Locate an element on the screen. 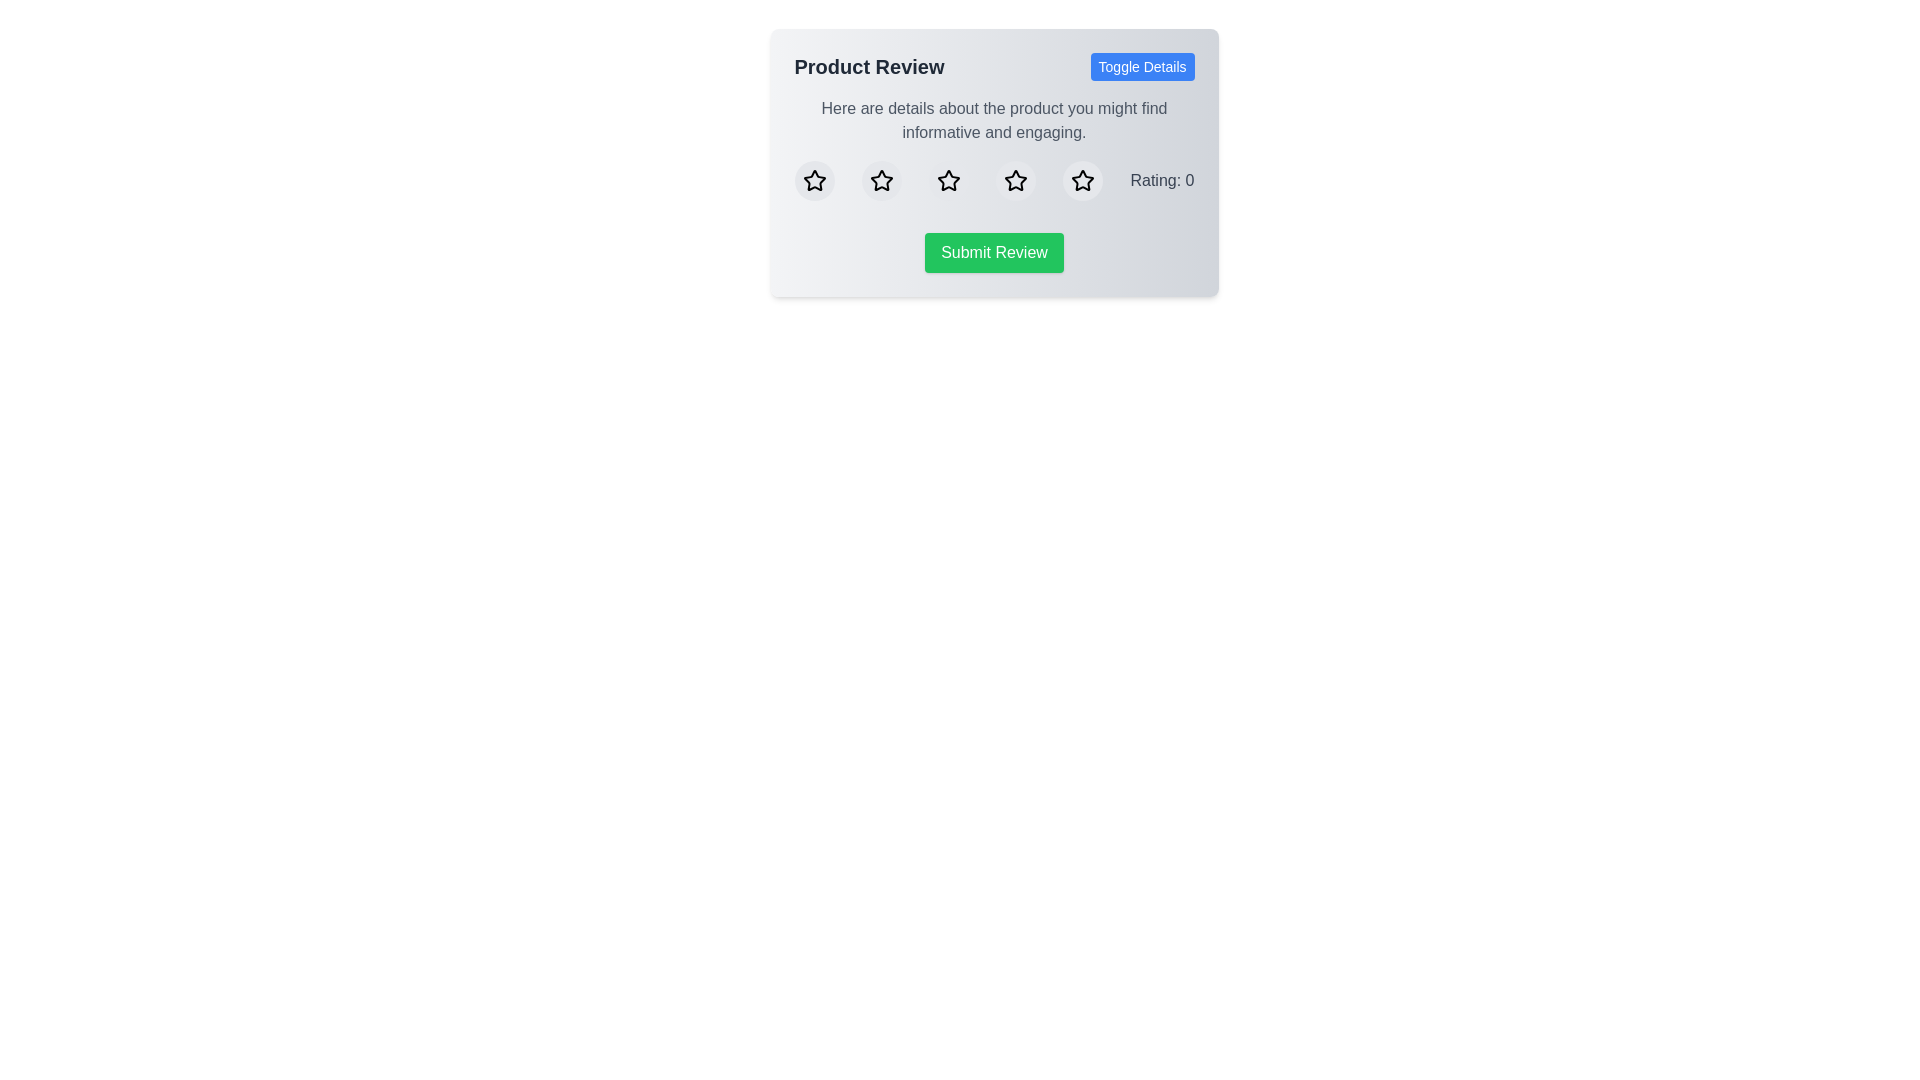  the star corresponding to the desired rating 4 is located at coordinates (1016, 181).